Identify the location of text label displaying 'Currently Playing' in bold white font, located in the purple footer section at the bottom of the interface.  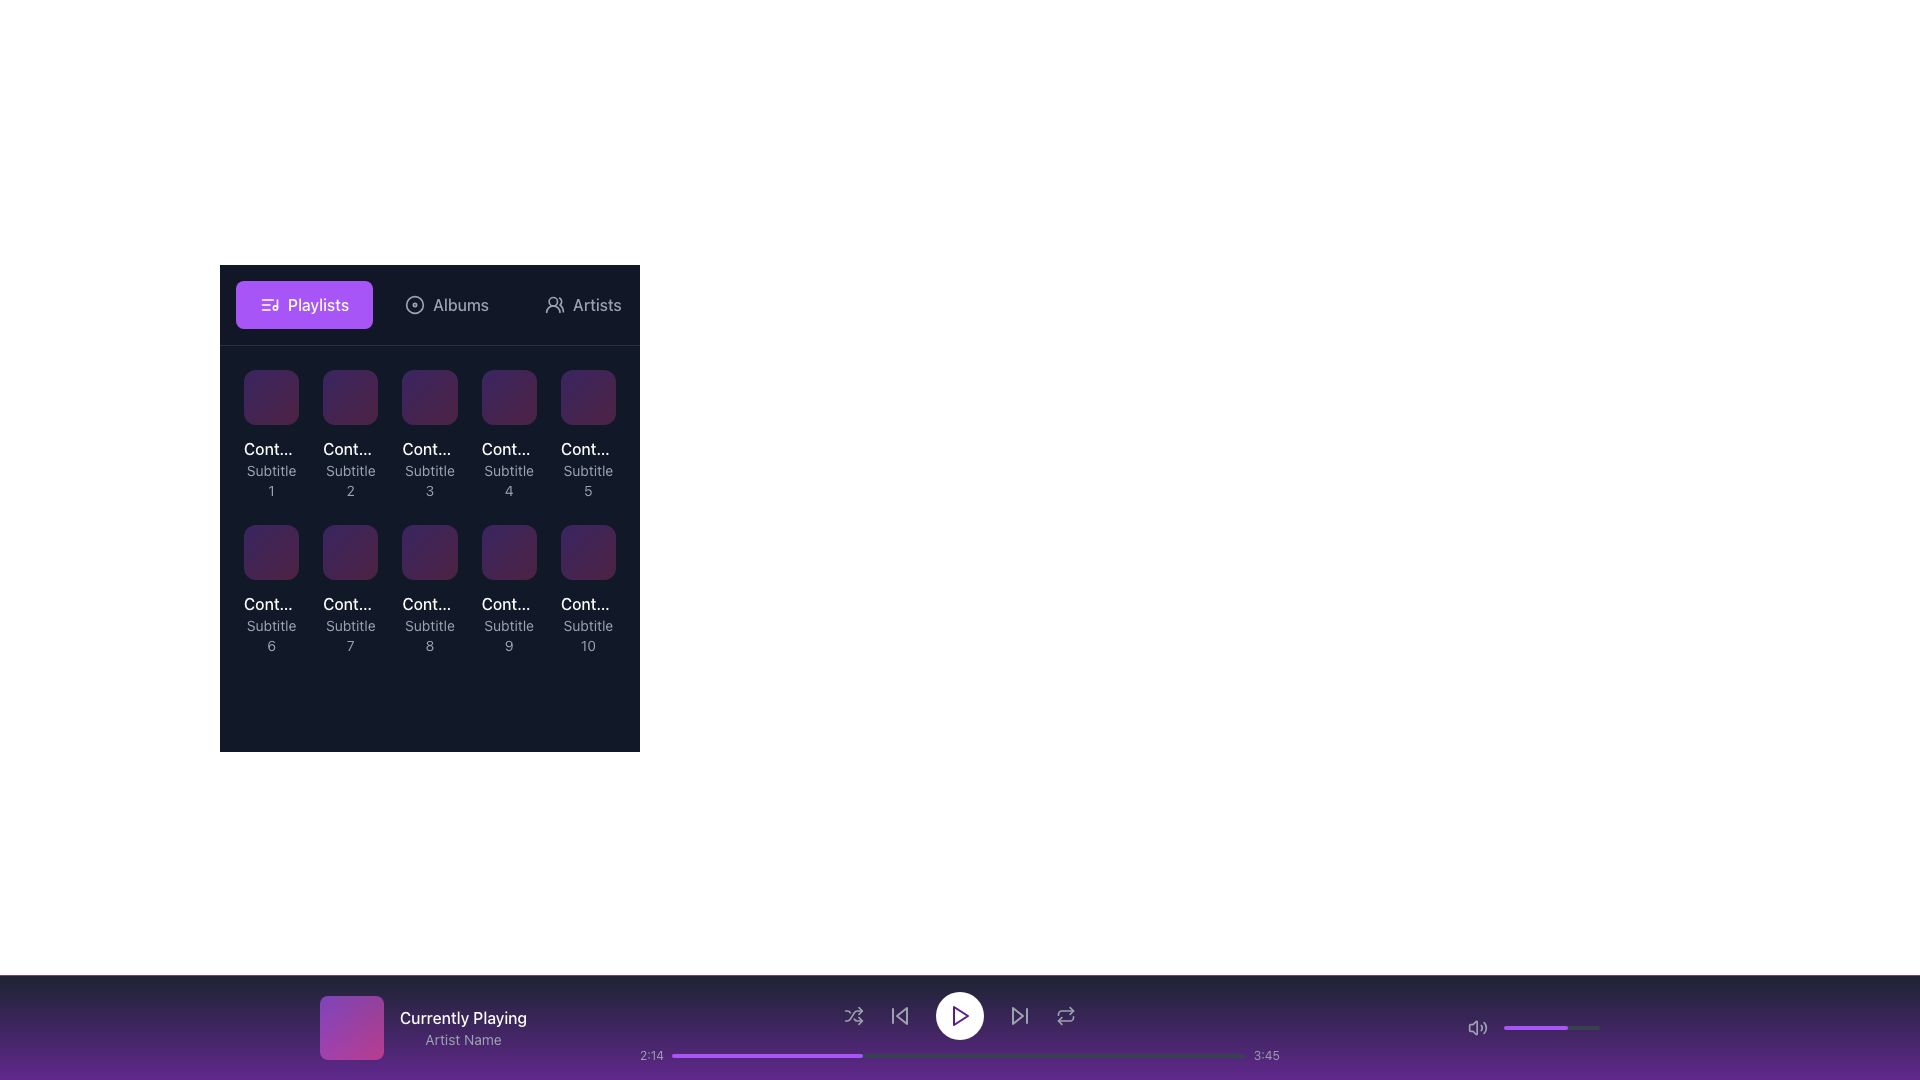
(462, 1018).